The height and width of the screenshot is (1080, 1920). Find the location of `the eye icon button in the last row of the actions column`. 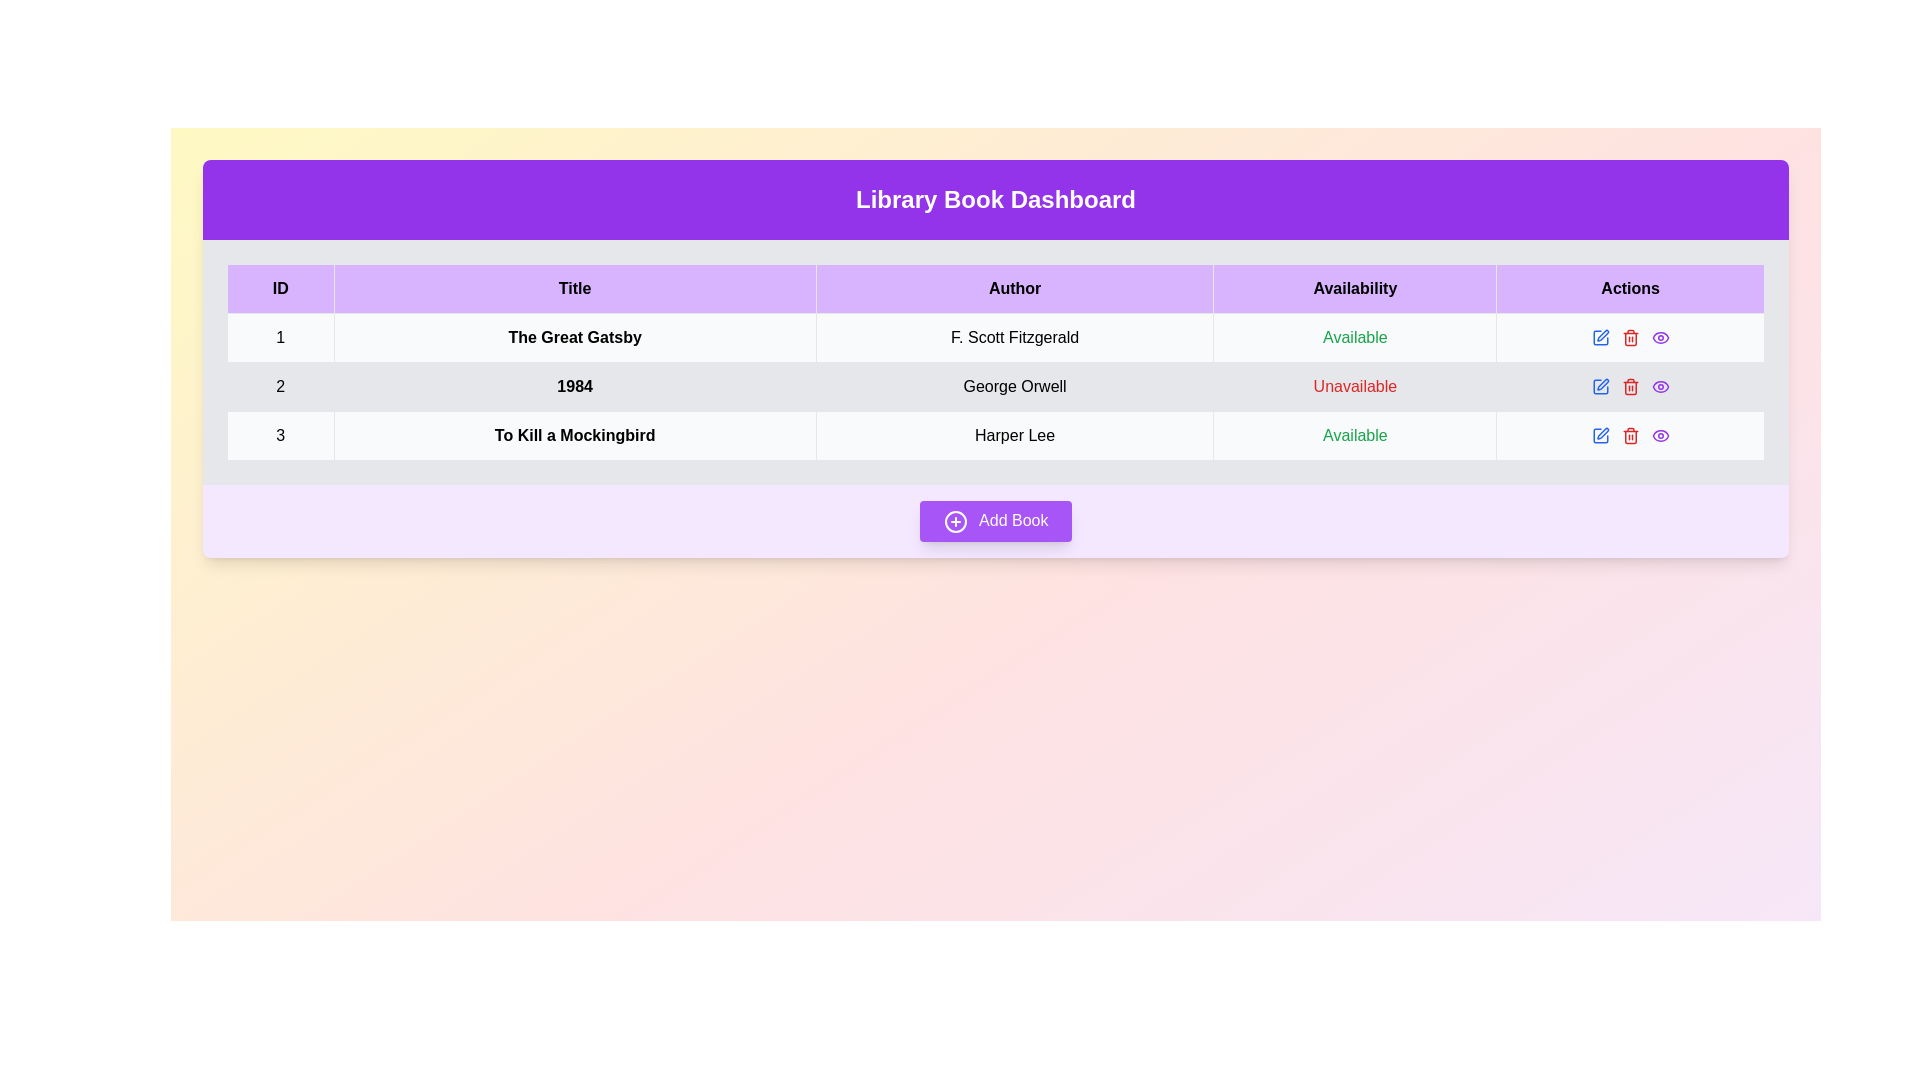

the eye icon button in the last row of the actions column is located at coordinates (1660, 434).